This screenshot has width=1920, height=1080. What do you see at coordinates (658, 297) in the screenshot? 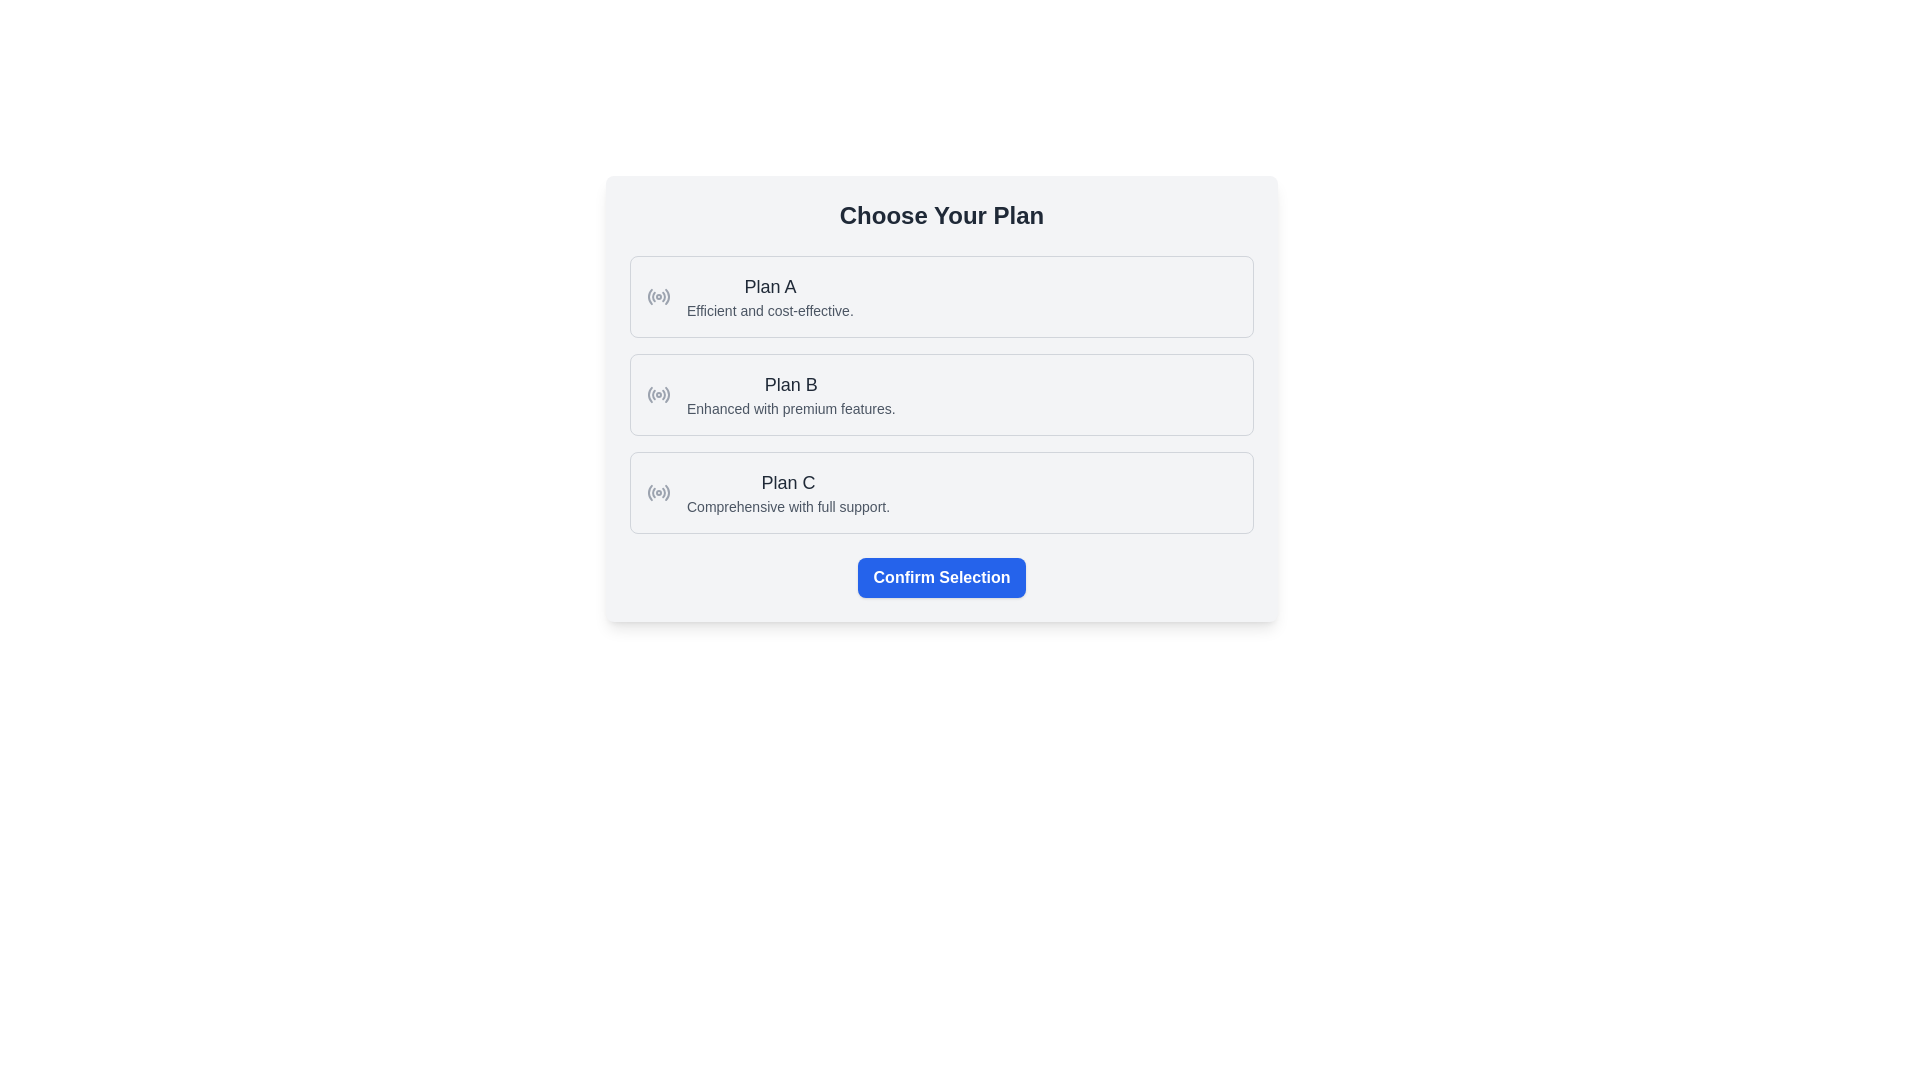
I see `the decorative icon resembling a radio wave, located to the left of the 'Plan A' text` at bounding box center [658, 297].